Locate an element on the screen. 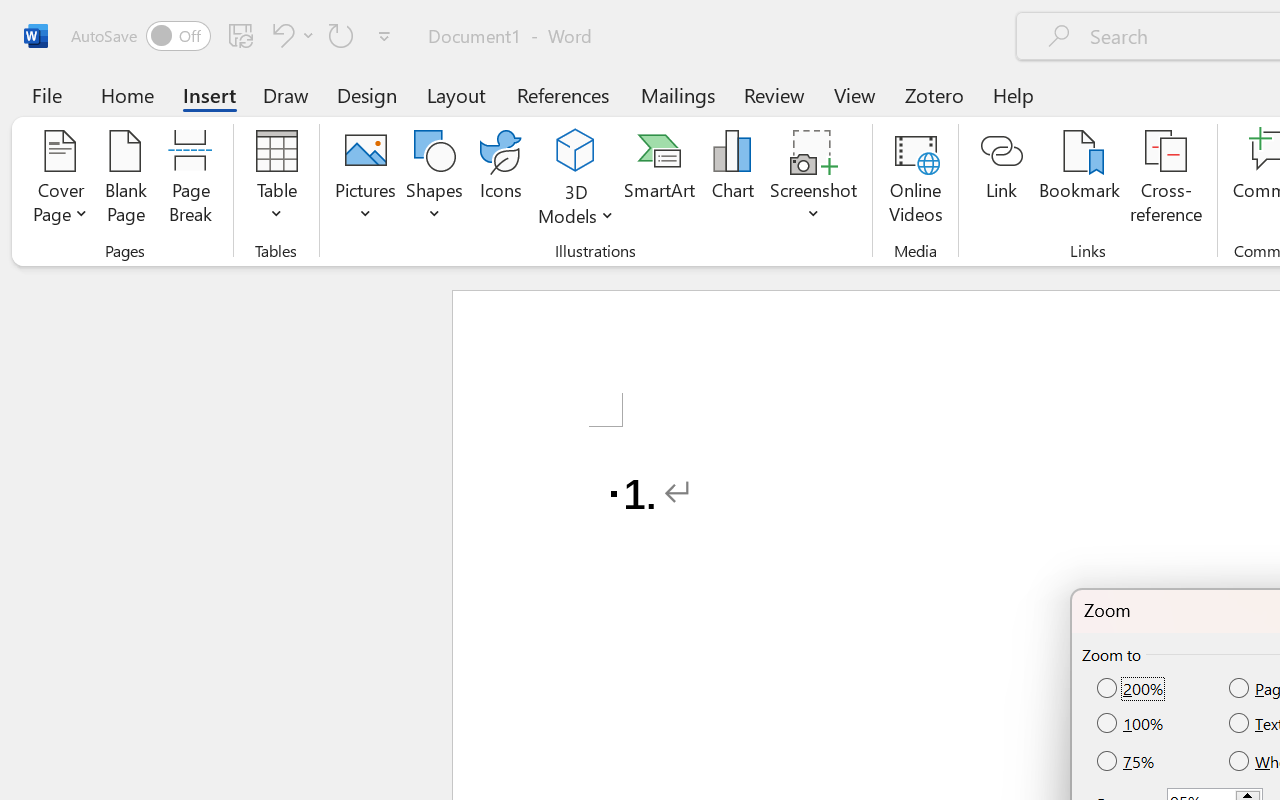 The width and height of the screenshot is (1280, 800). '3D Models' is located at coordinates (575, 179).